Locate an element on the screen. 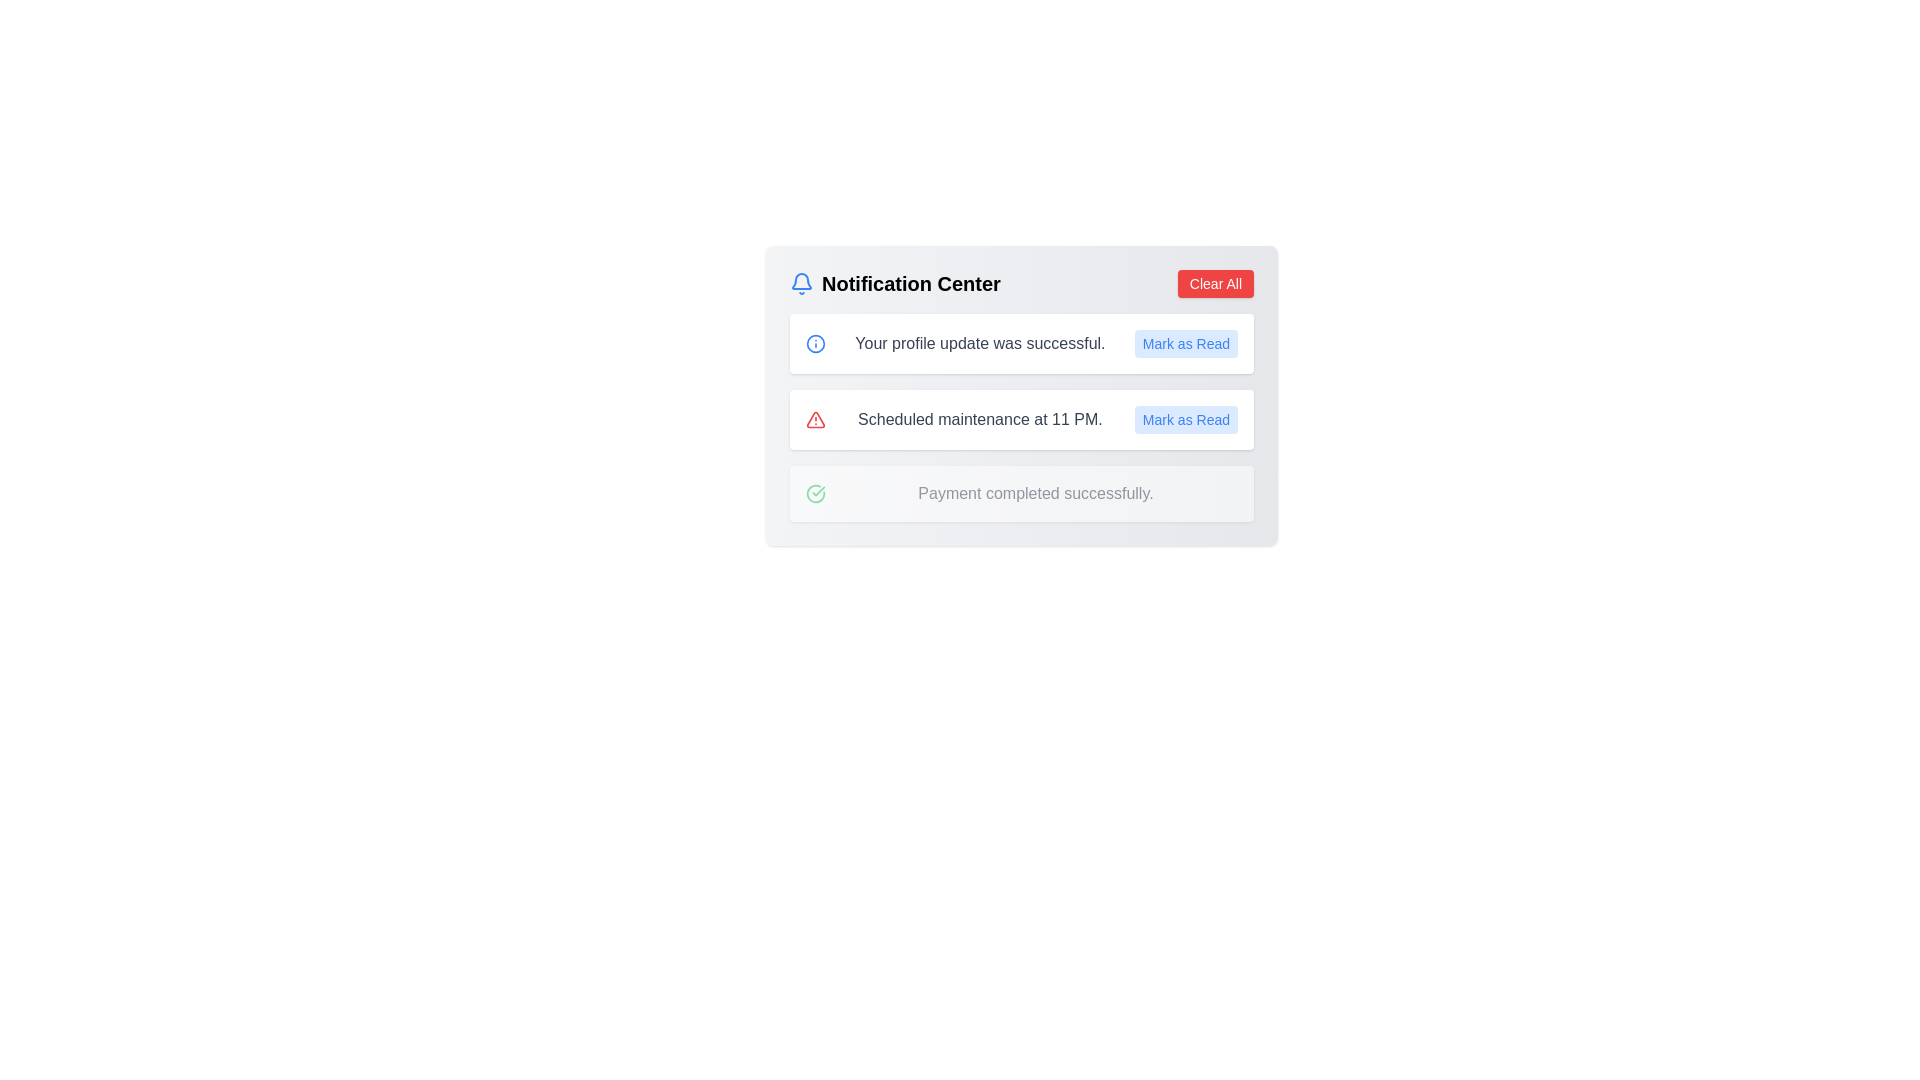  the static text label displaying 'Payment completed successfully.' located in the notification panel, positioned to the right of a green checkmark icon is located at coordinates (1036, 493).